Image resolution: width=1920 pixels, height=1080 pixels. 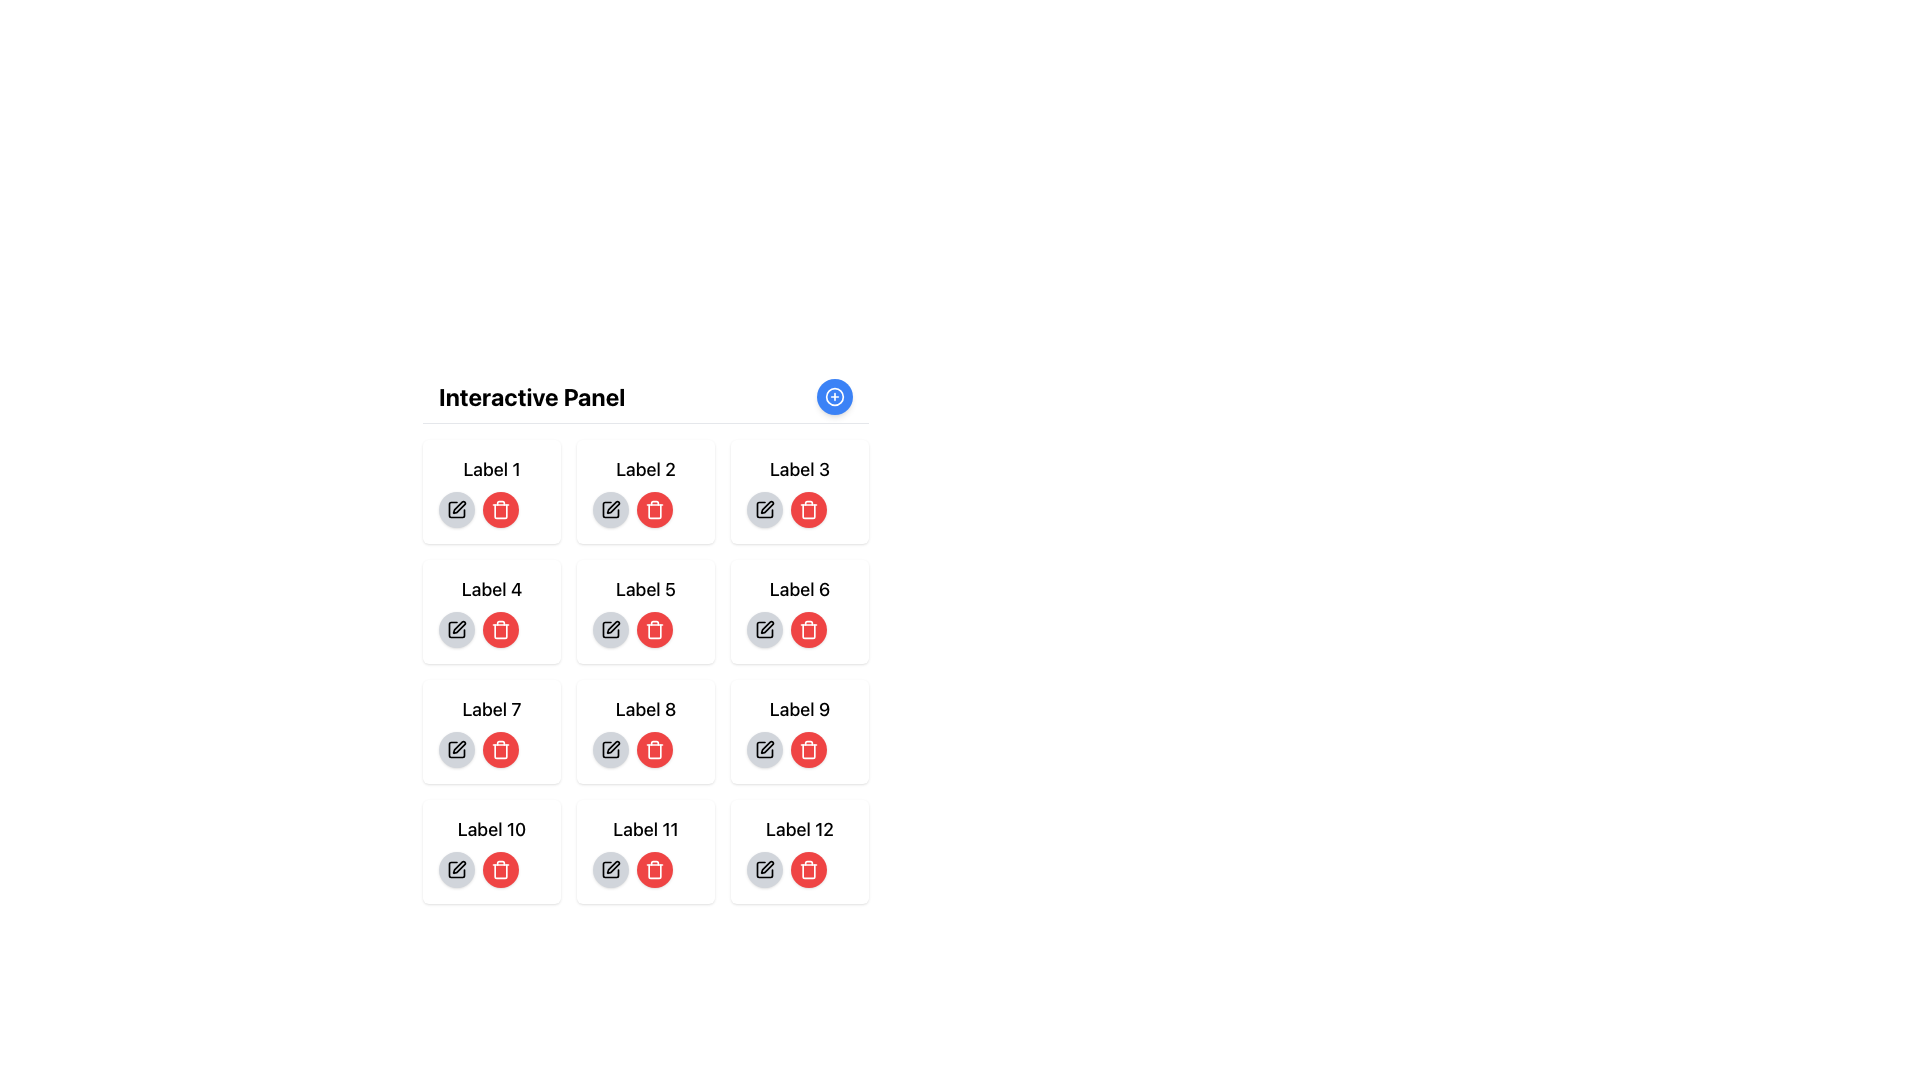 I want to click on the icon-based button located in the top-right corner of the module labeled 'Label 6', so click(x=766, y=506).